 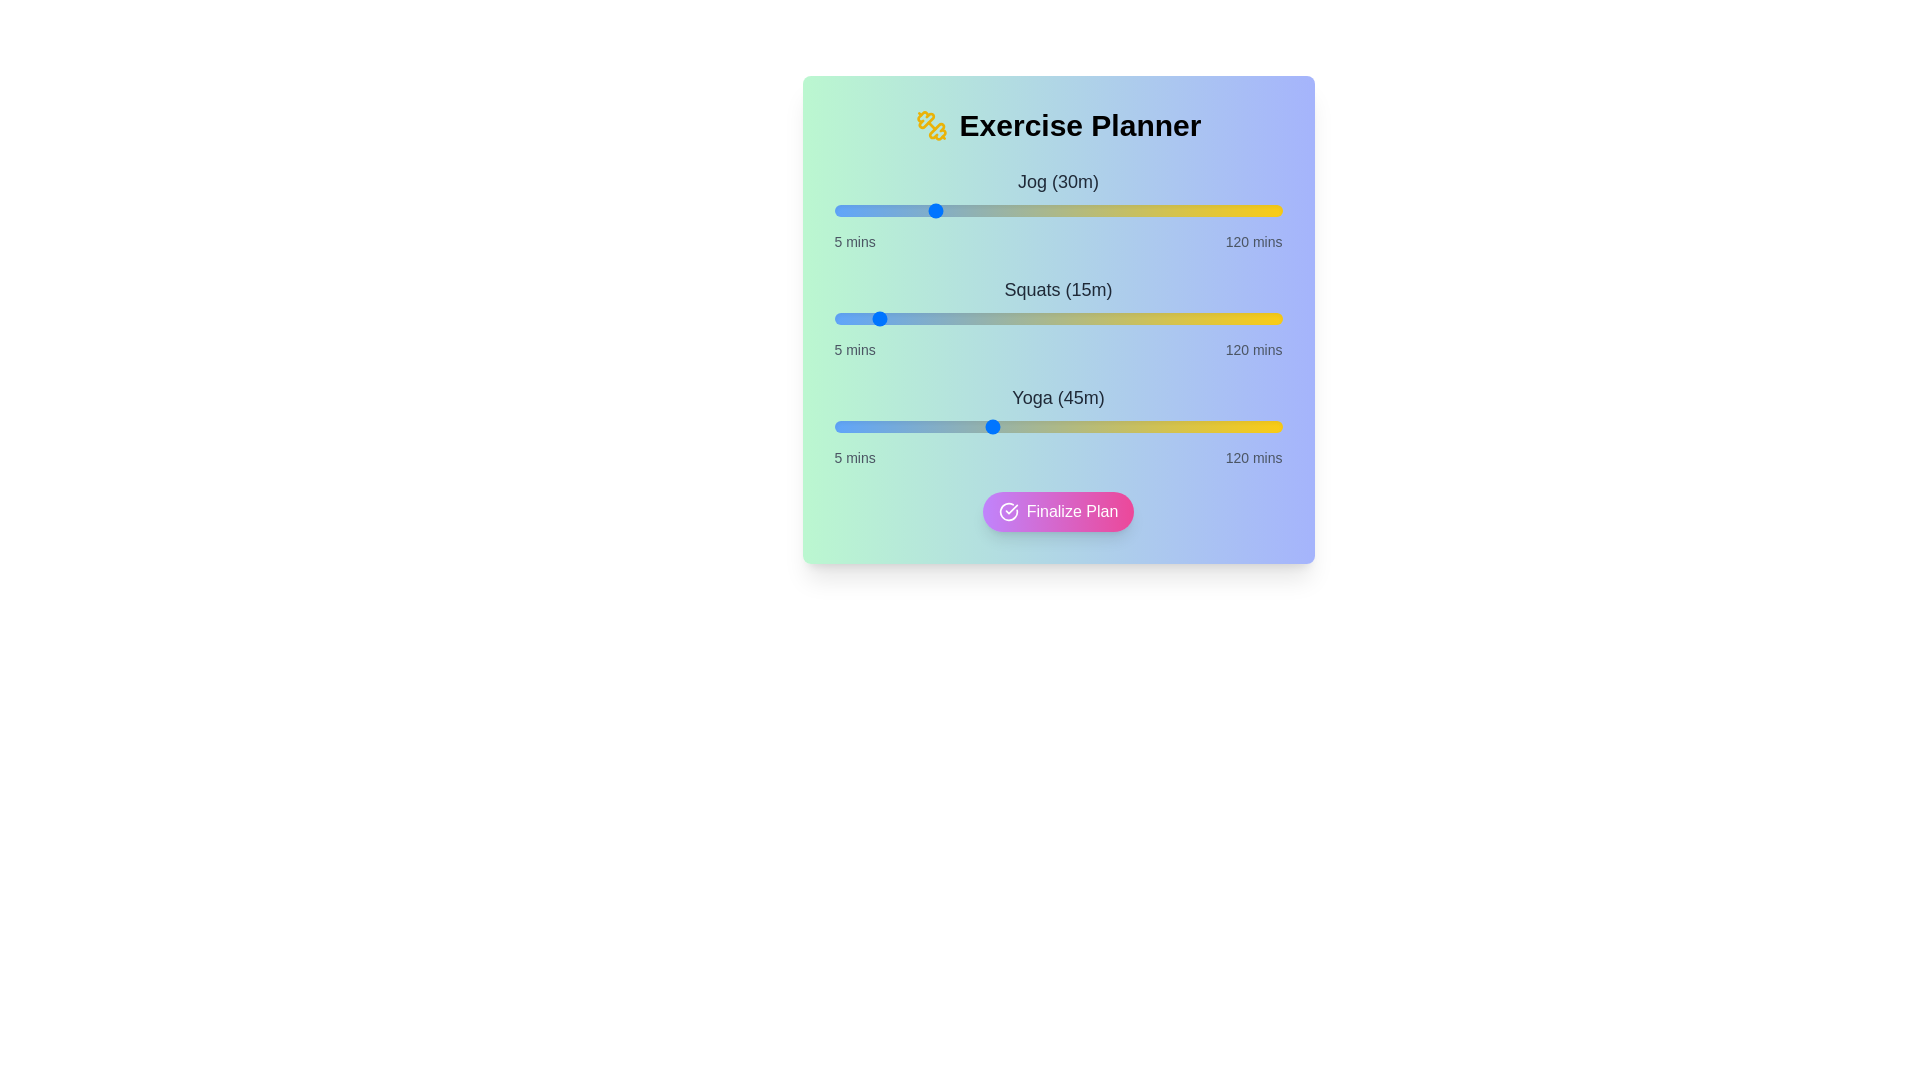 What do you see at coordinates (1238, 318) in the screenshot?
I see `the duration of the 1 slider to 109 minutes` at bounding box center [1238, 318].